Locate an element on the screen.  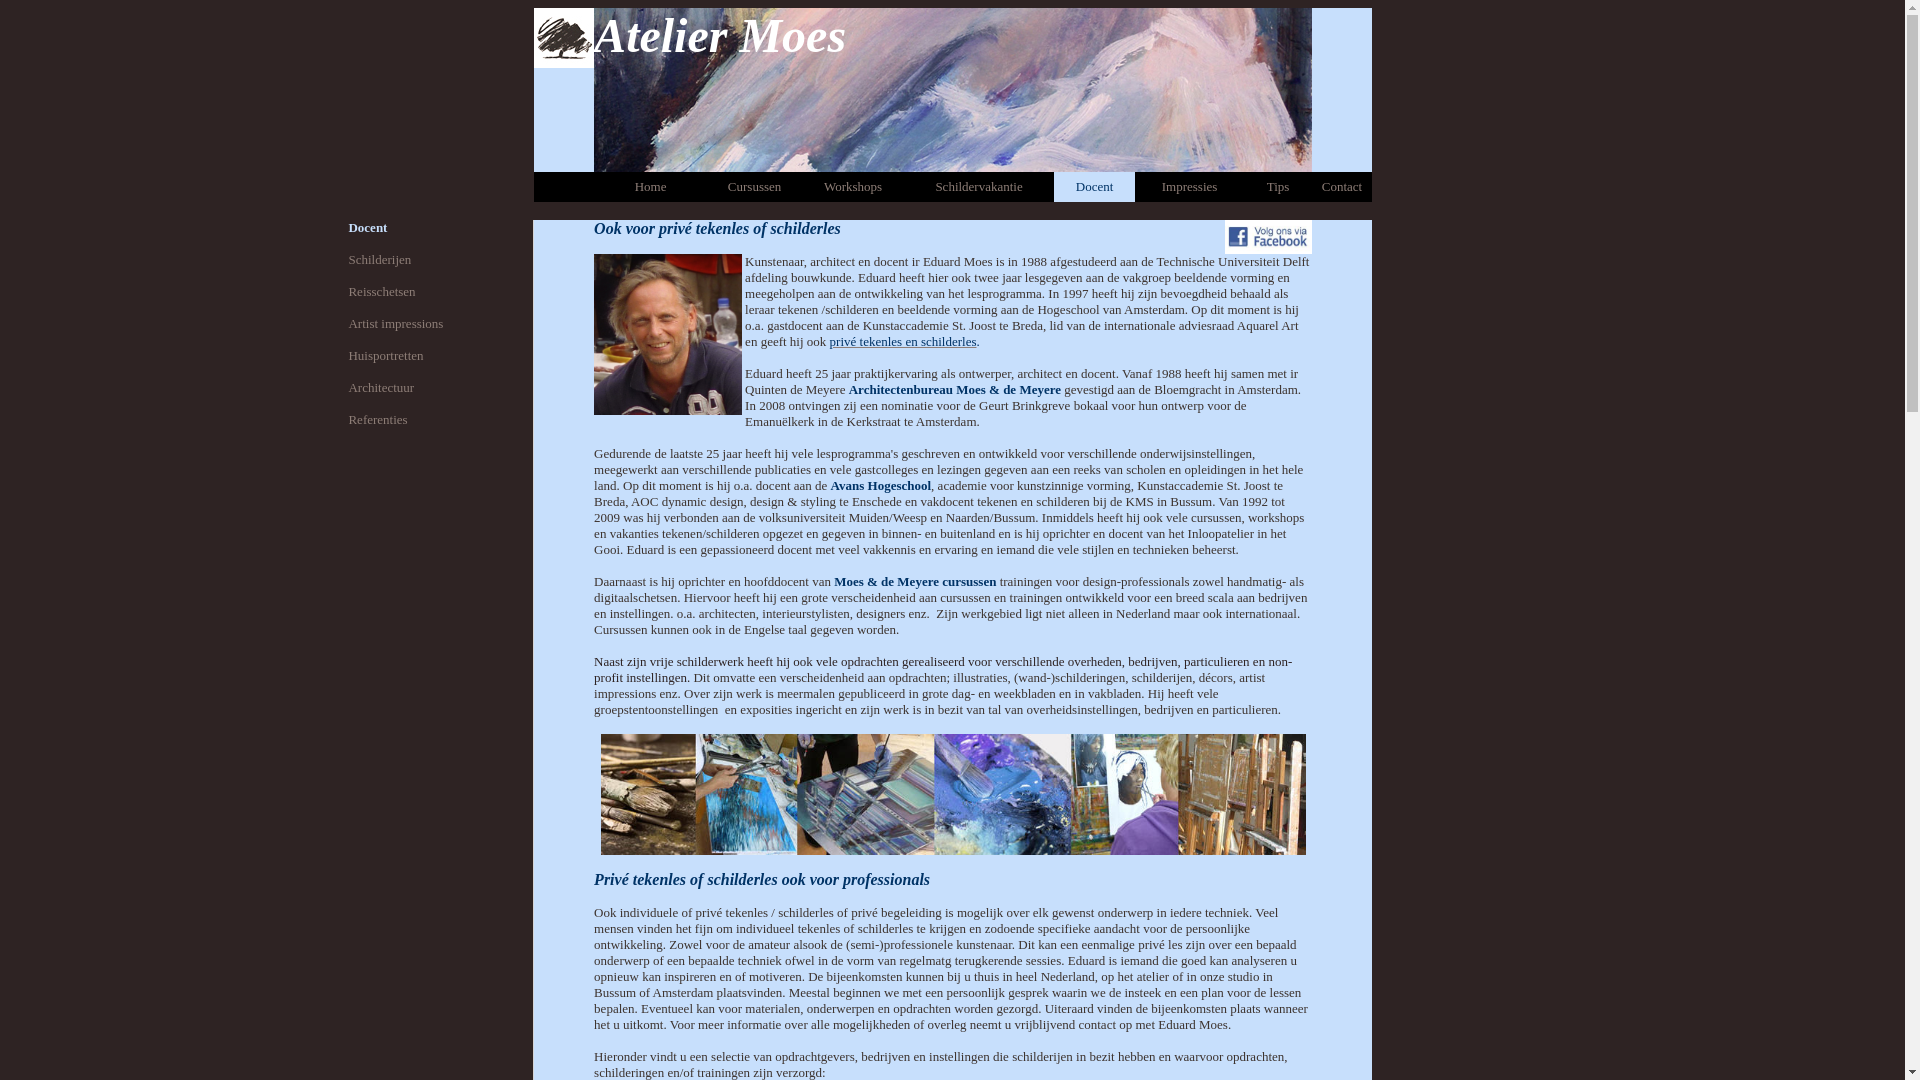
'Docent' is located at coordinates (367, 226).